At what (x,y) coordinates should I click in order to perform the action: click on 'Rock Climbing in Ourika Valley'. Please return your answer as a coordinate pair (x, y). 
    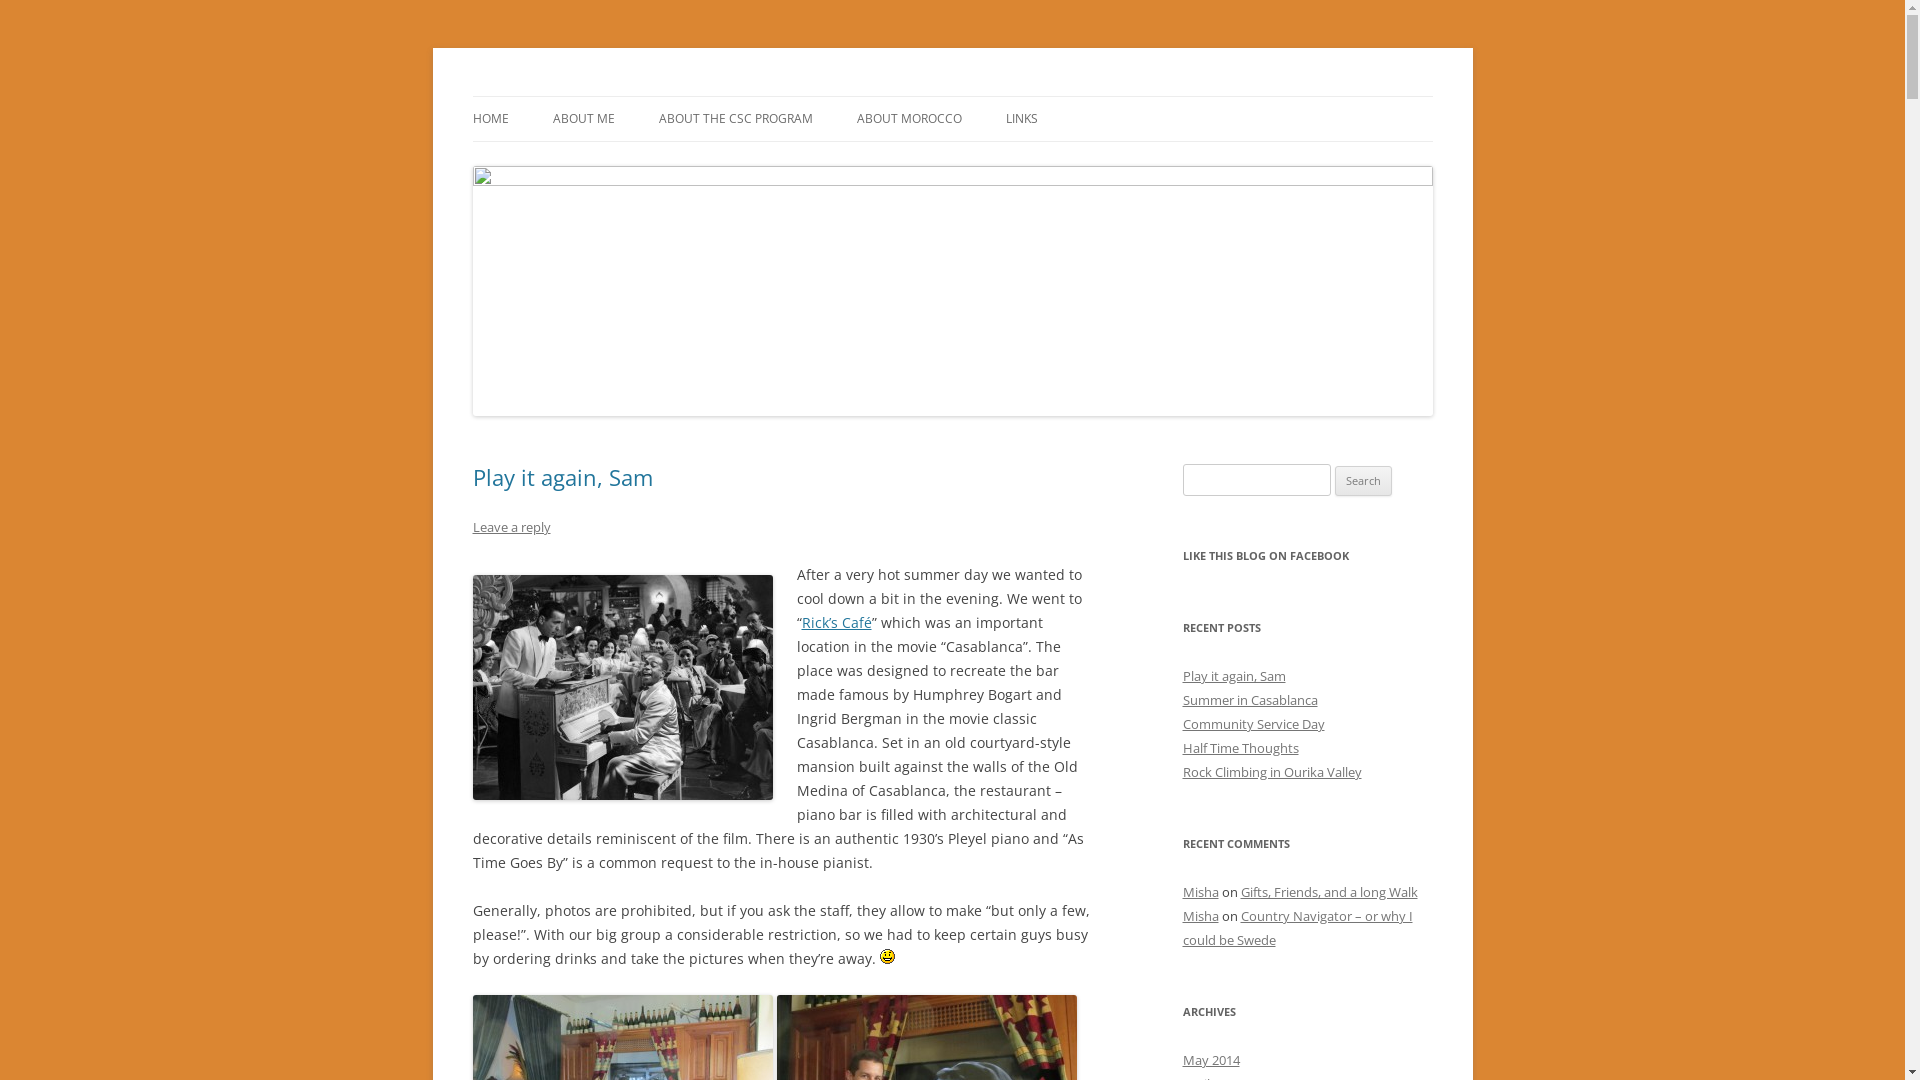
    Looking at the image, I should click on (1181, 770).